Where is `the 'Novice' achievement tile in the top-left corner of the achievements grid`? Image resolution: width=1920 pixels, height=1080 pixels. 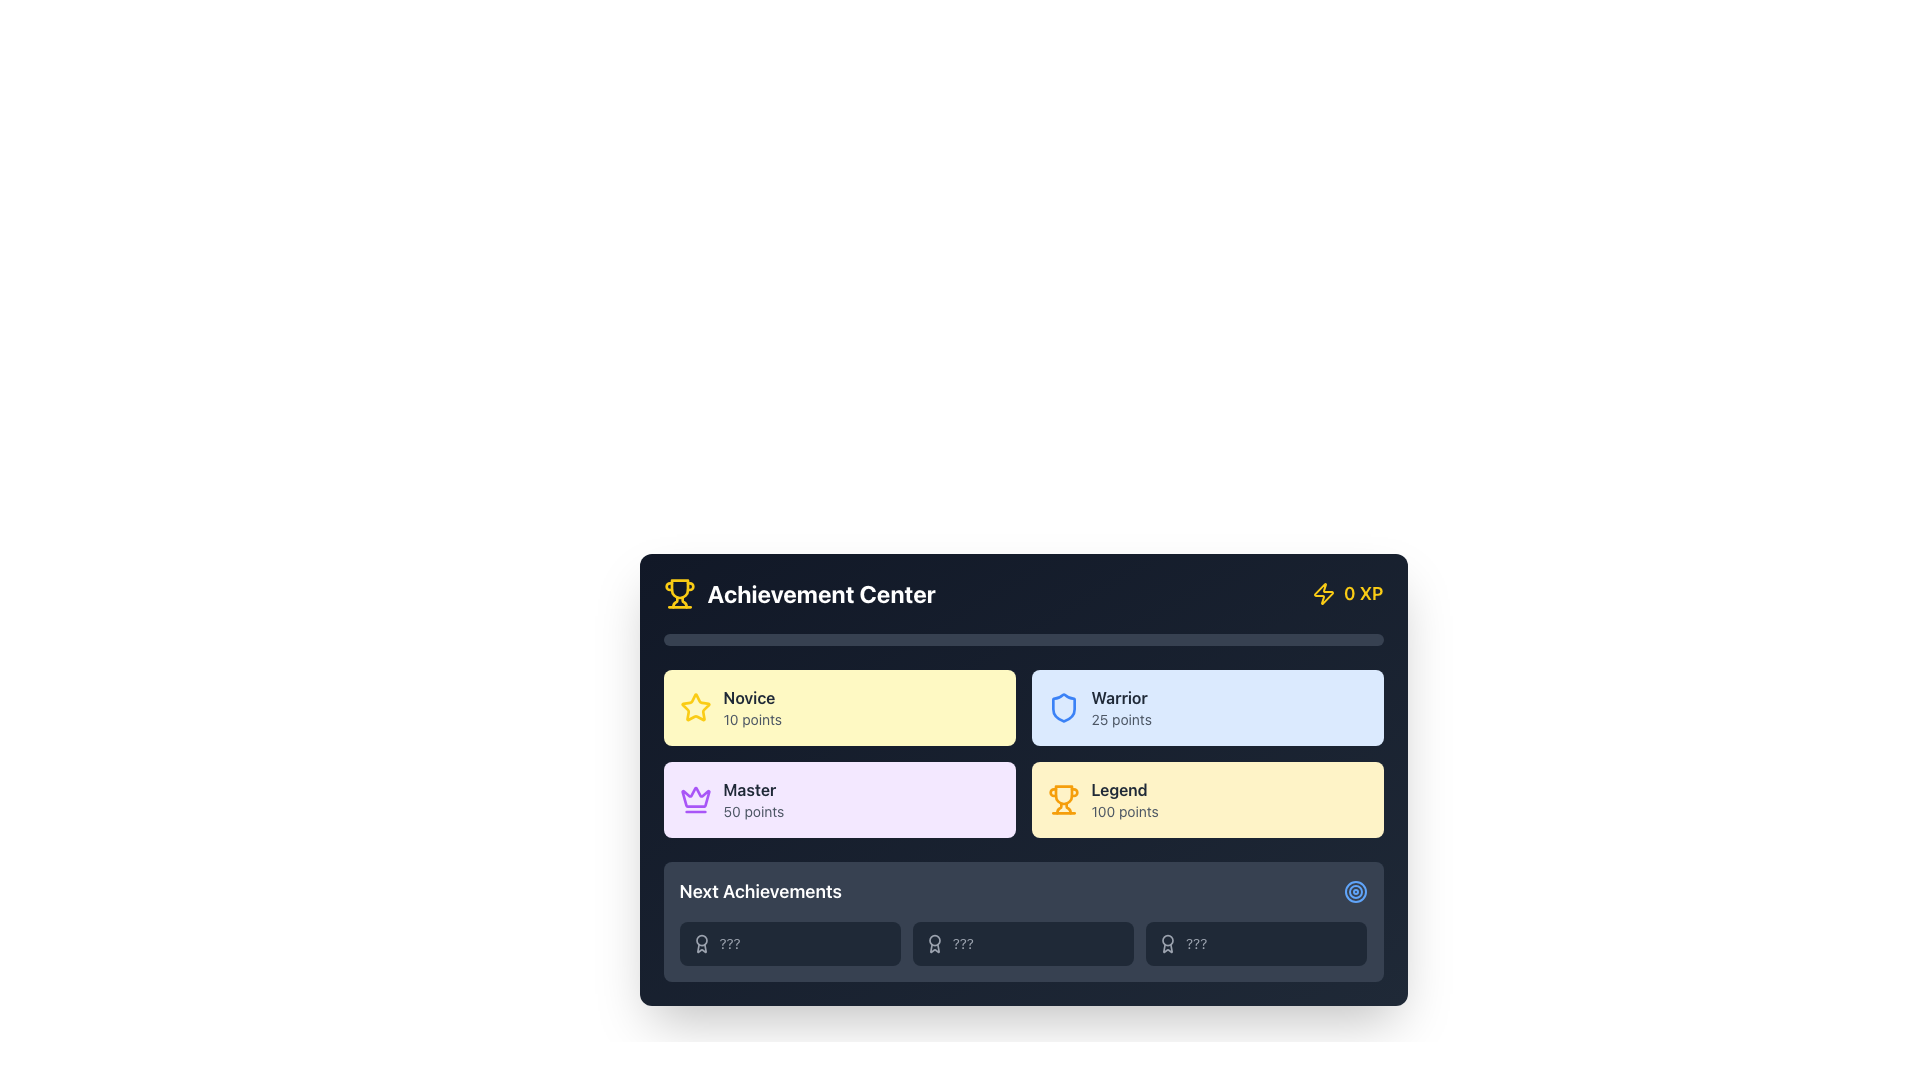
the 'Novice' achievement tile in the top-left corner of the achievements grid is located at coordinates (839, 707).